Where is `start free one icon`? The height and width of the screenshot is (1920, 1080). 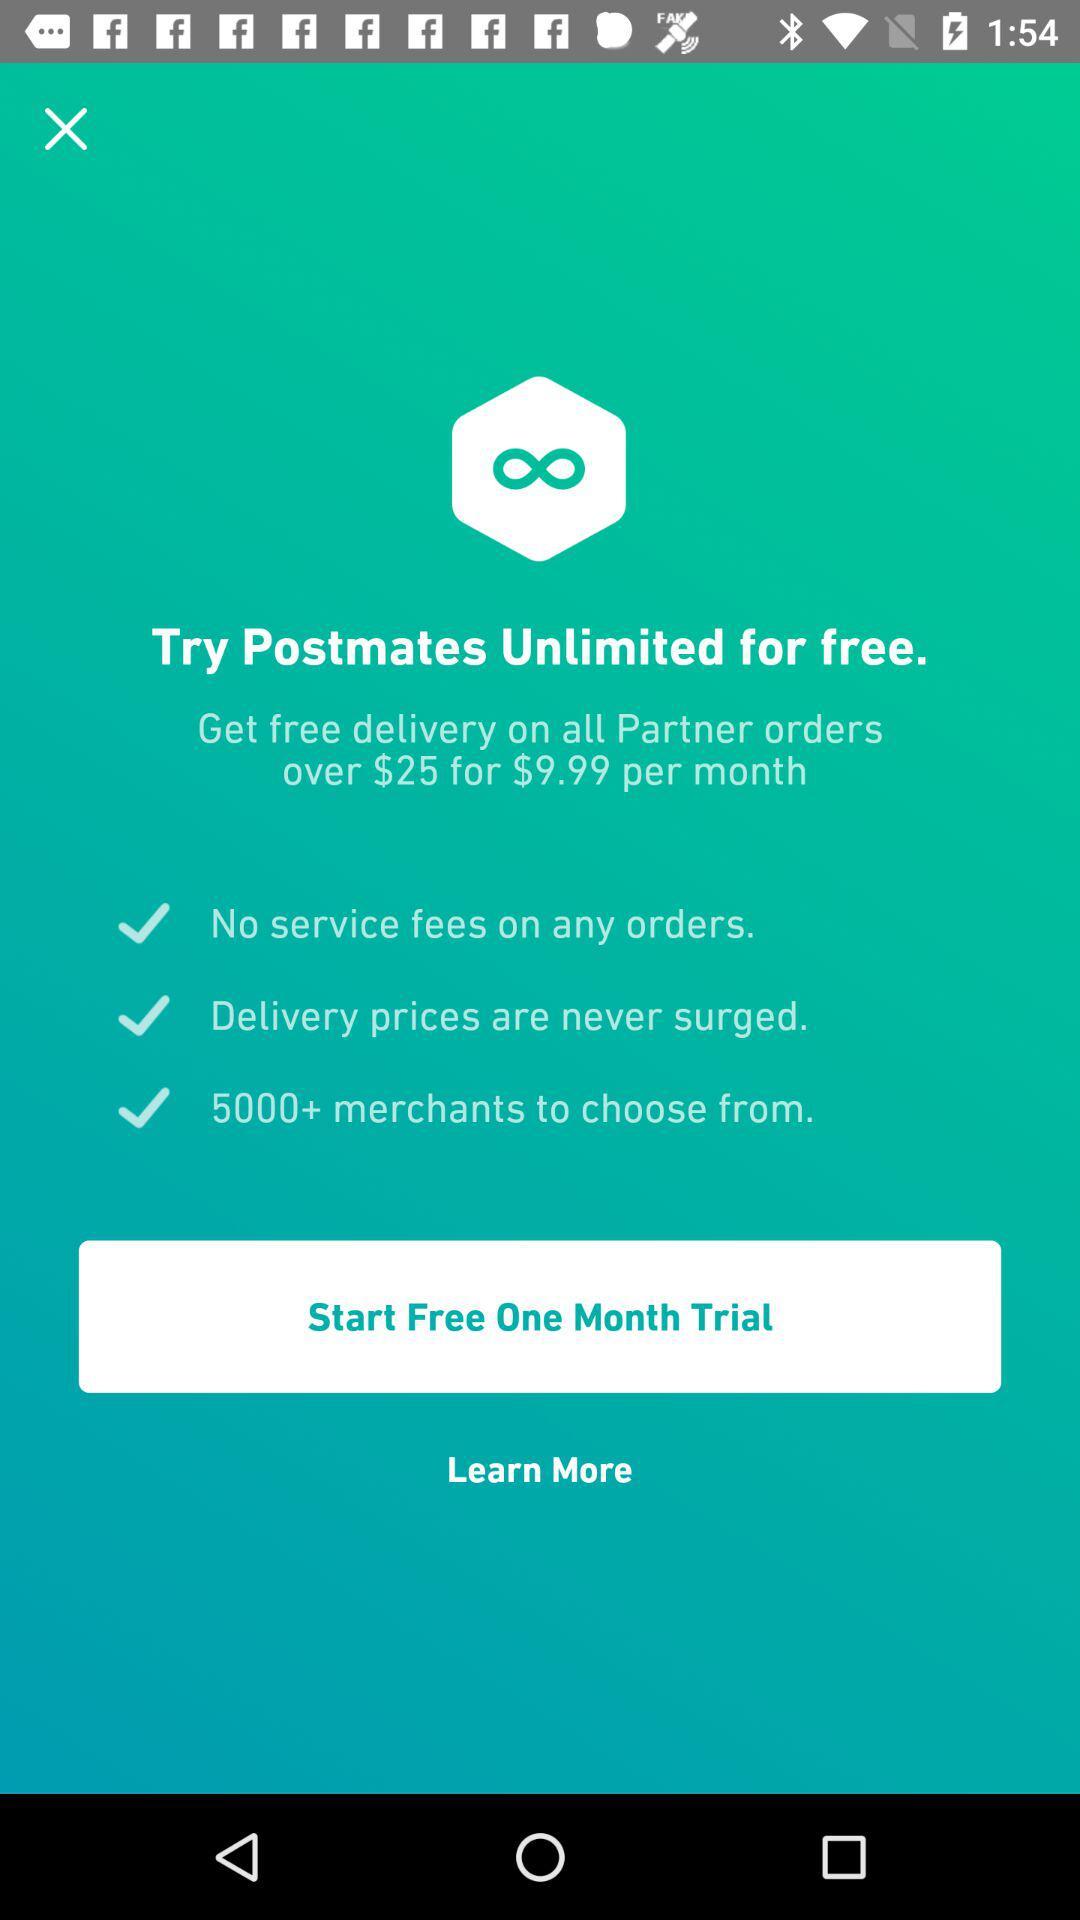 start free one icon is located at coordinates (540, 1316).